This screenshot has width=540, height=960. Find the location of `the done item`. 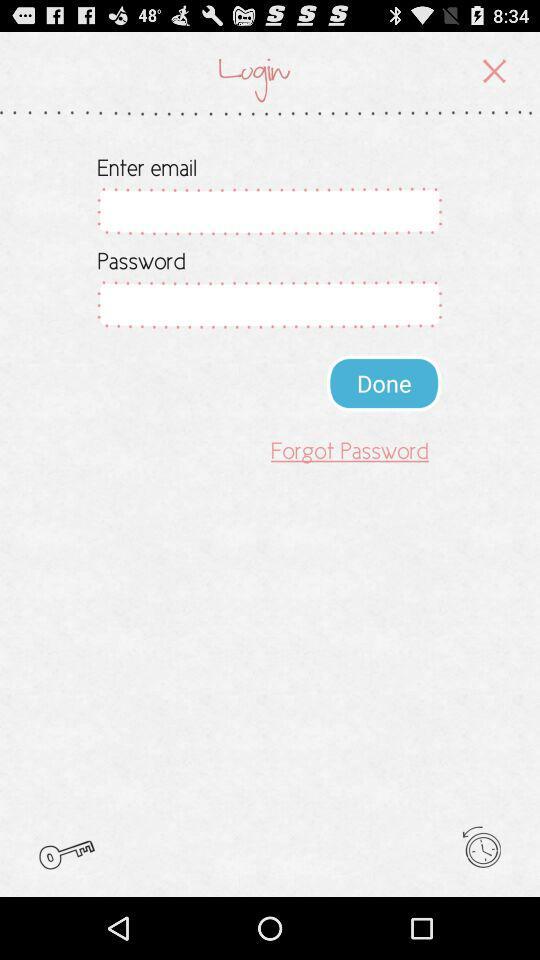

the done item is located at coordinates (384, 382).